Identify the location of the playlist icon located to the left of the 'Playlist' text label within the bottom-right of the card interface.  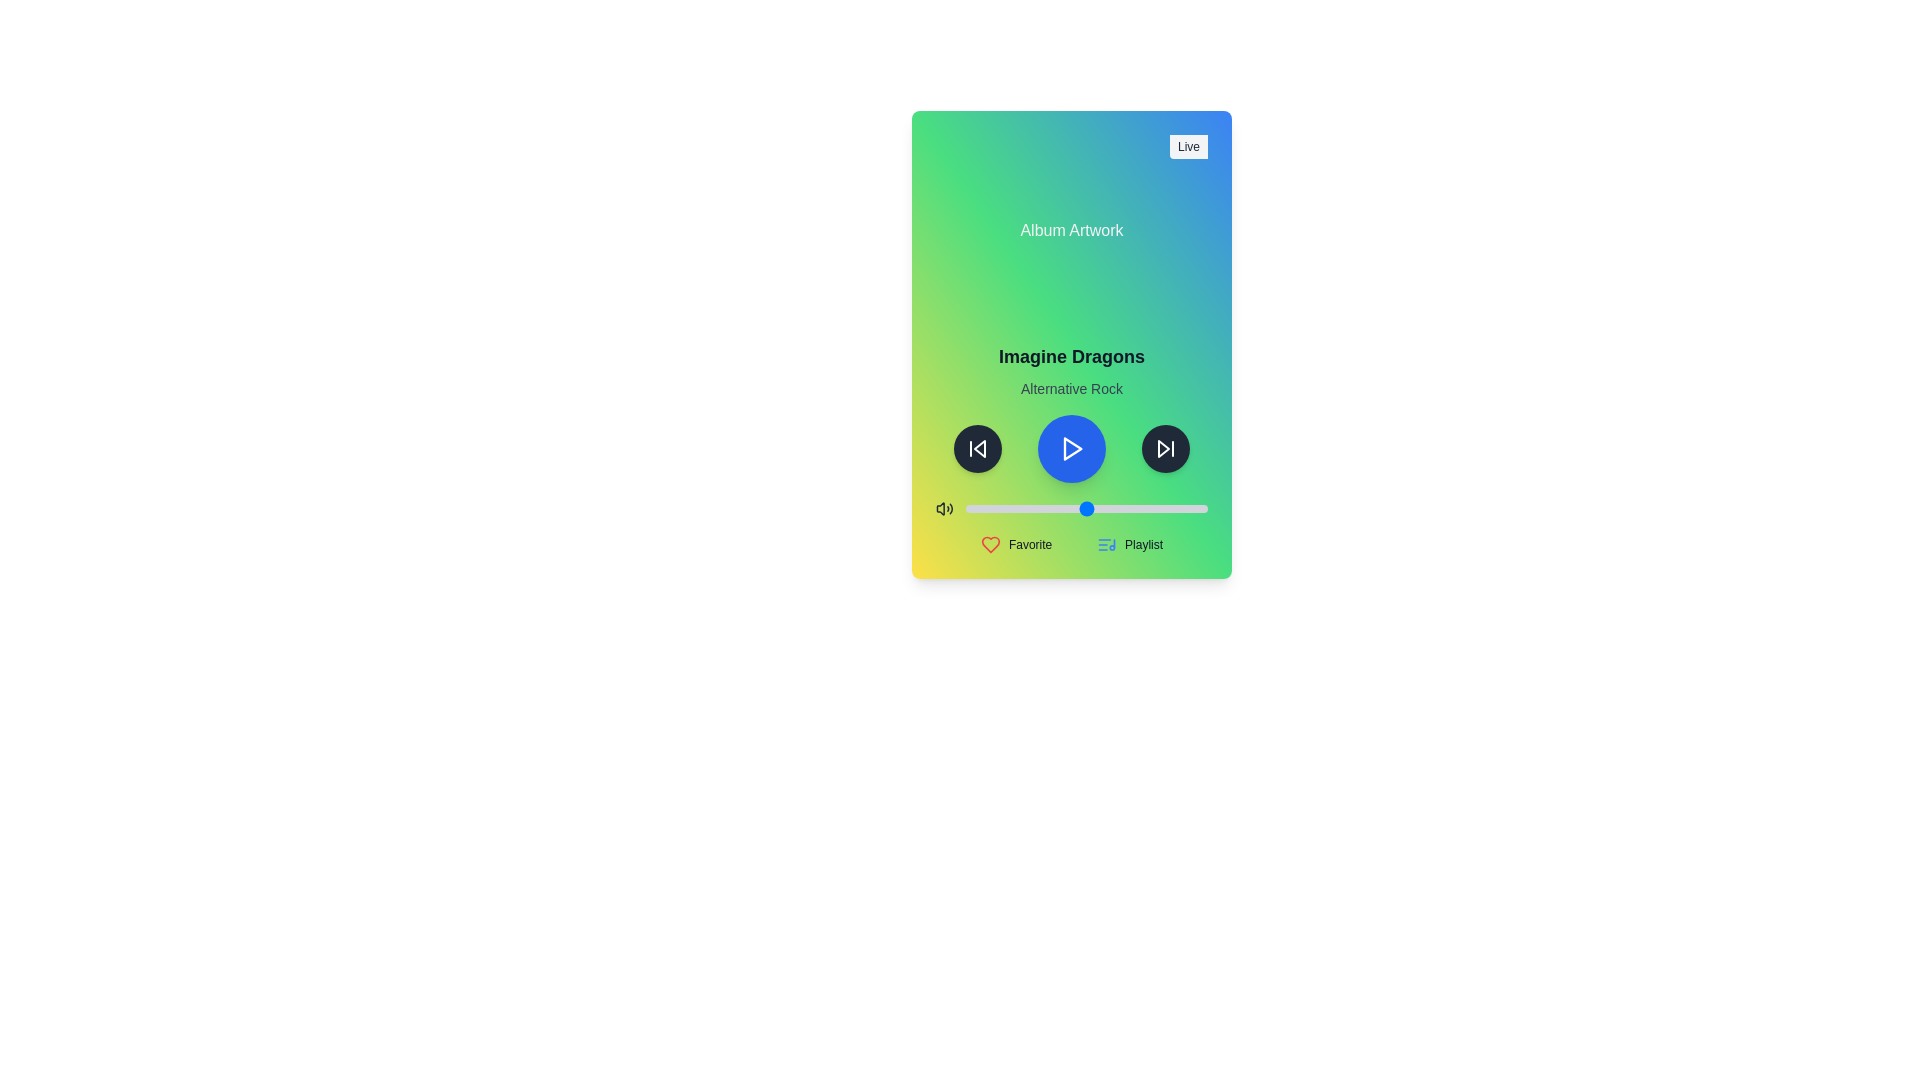
(1106, 544).